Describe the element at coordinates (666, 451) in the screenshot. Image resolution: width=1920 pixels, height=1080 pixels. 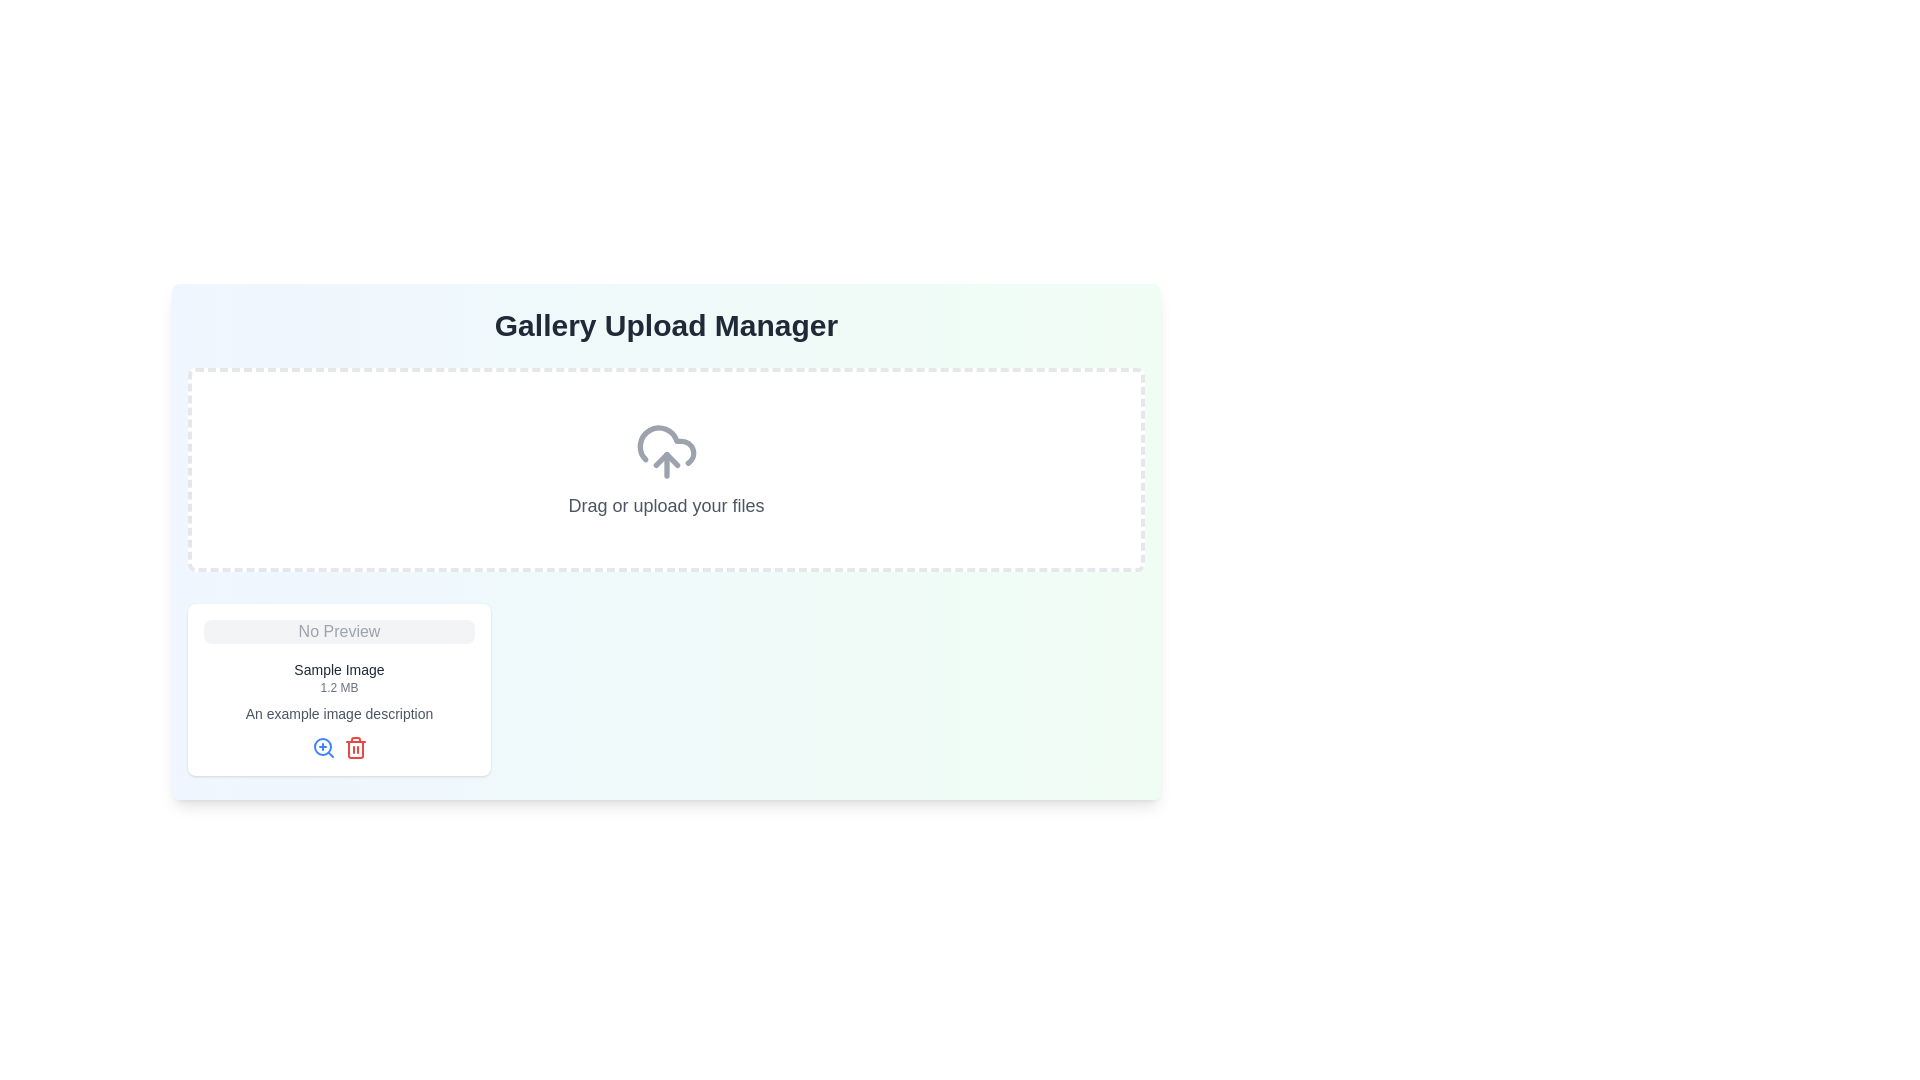
I see `the cloud icon with an upward-pointing arrow, which represents the upload functionality in the file upload interface` at that location.